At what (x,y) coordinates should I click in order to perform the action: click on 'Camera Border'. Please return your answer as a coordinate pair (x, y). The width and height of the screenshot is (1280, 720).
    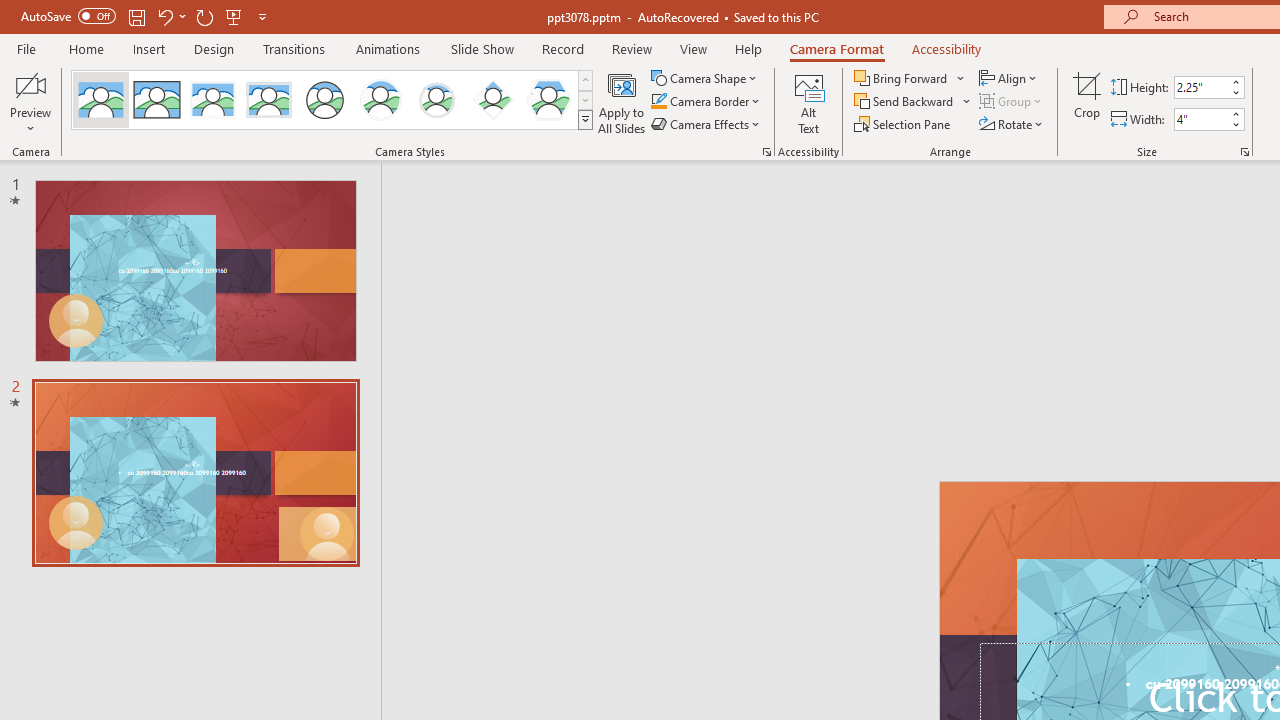
    Looking at the image, I should click on (706, 101).